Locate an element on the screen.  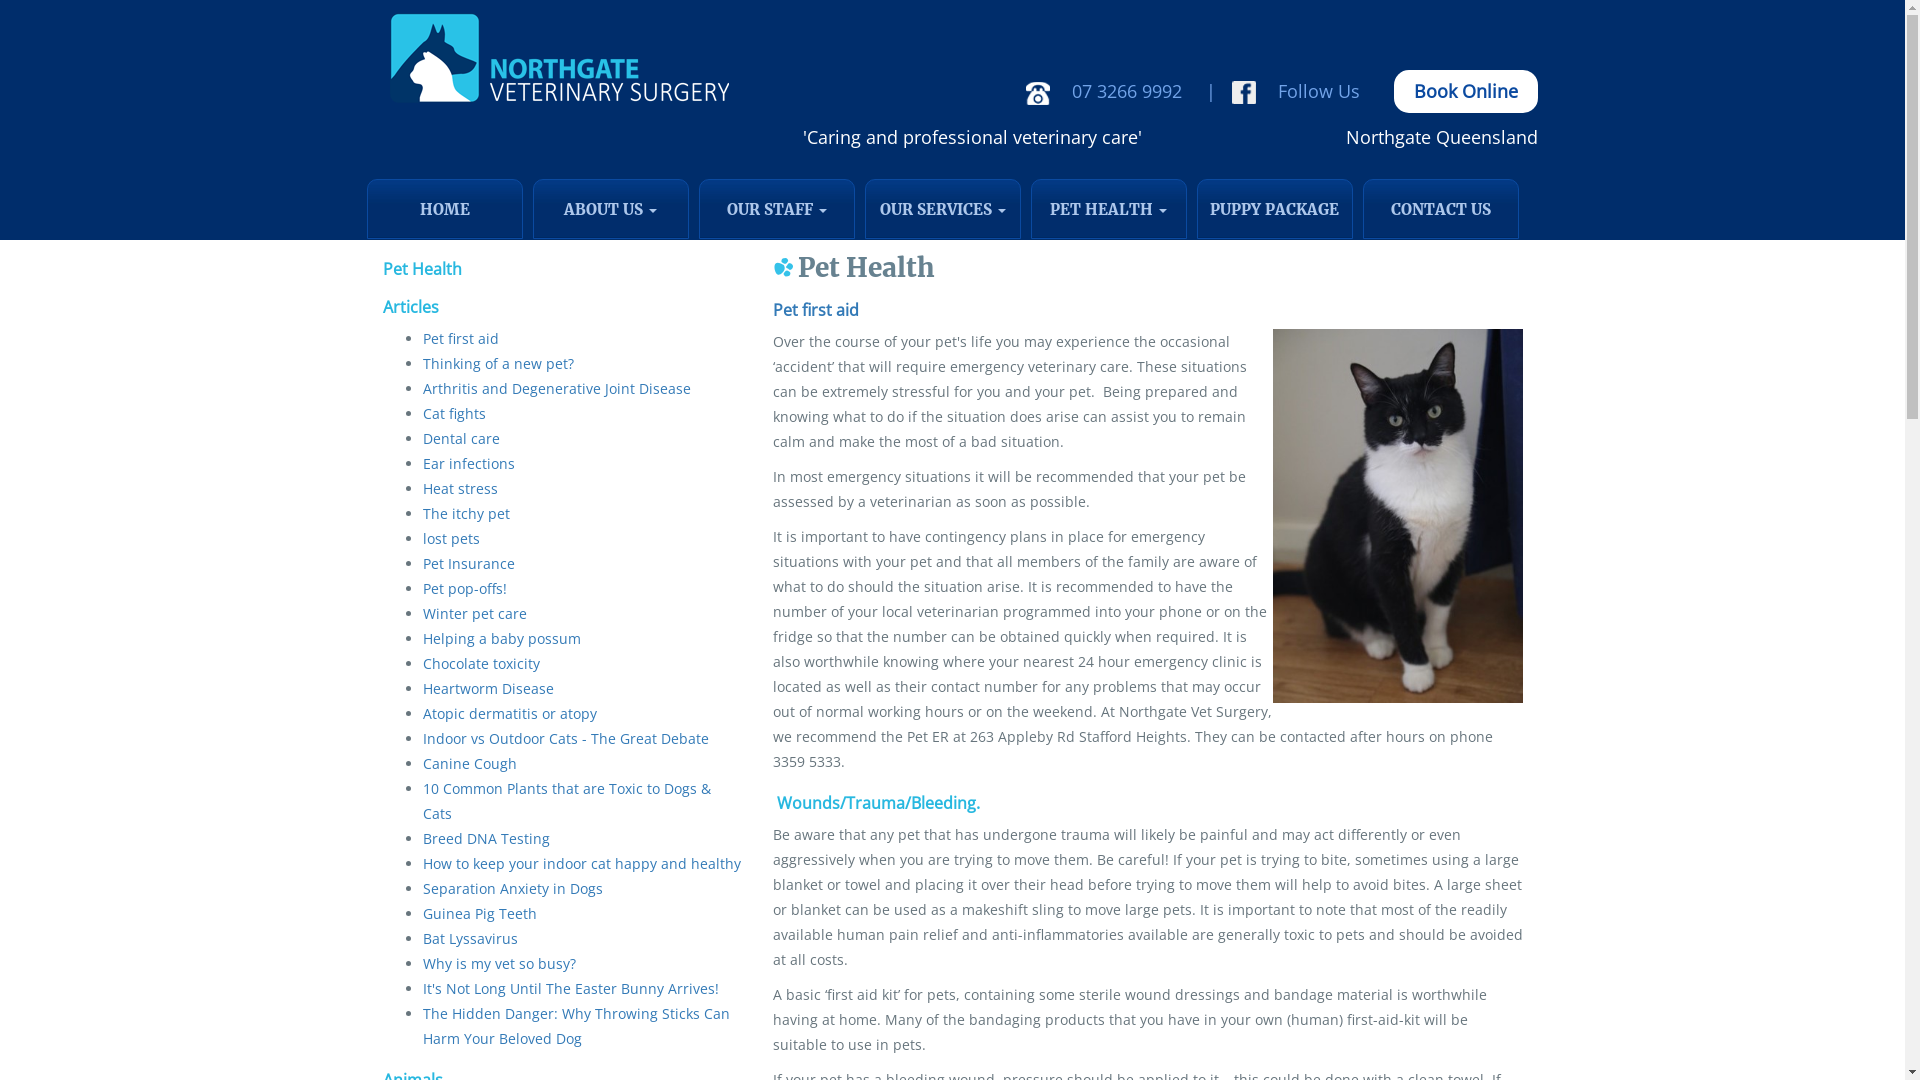
'PUPPY PACKAGE' is located at coordinates (1272, 208).